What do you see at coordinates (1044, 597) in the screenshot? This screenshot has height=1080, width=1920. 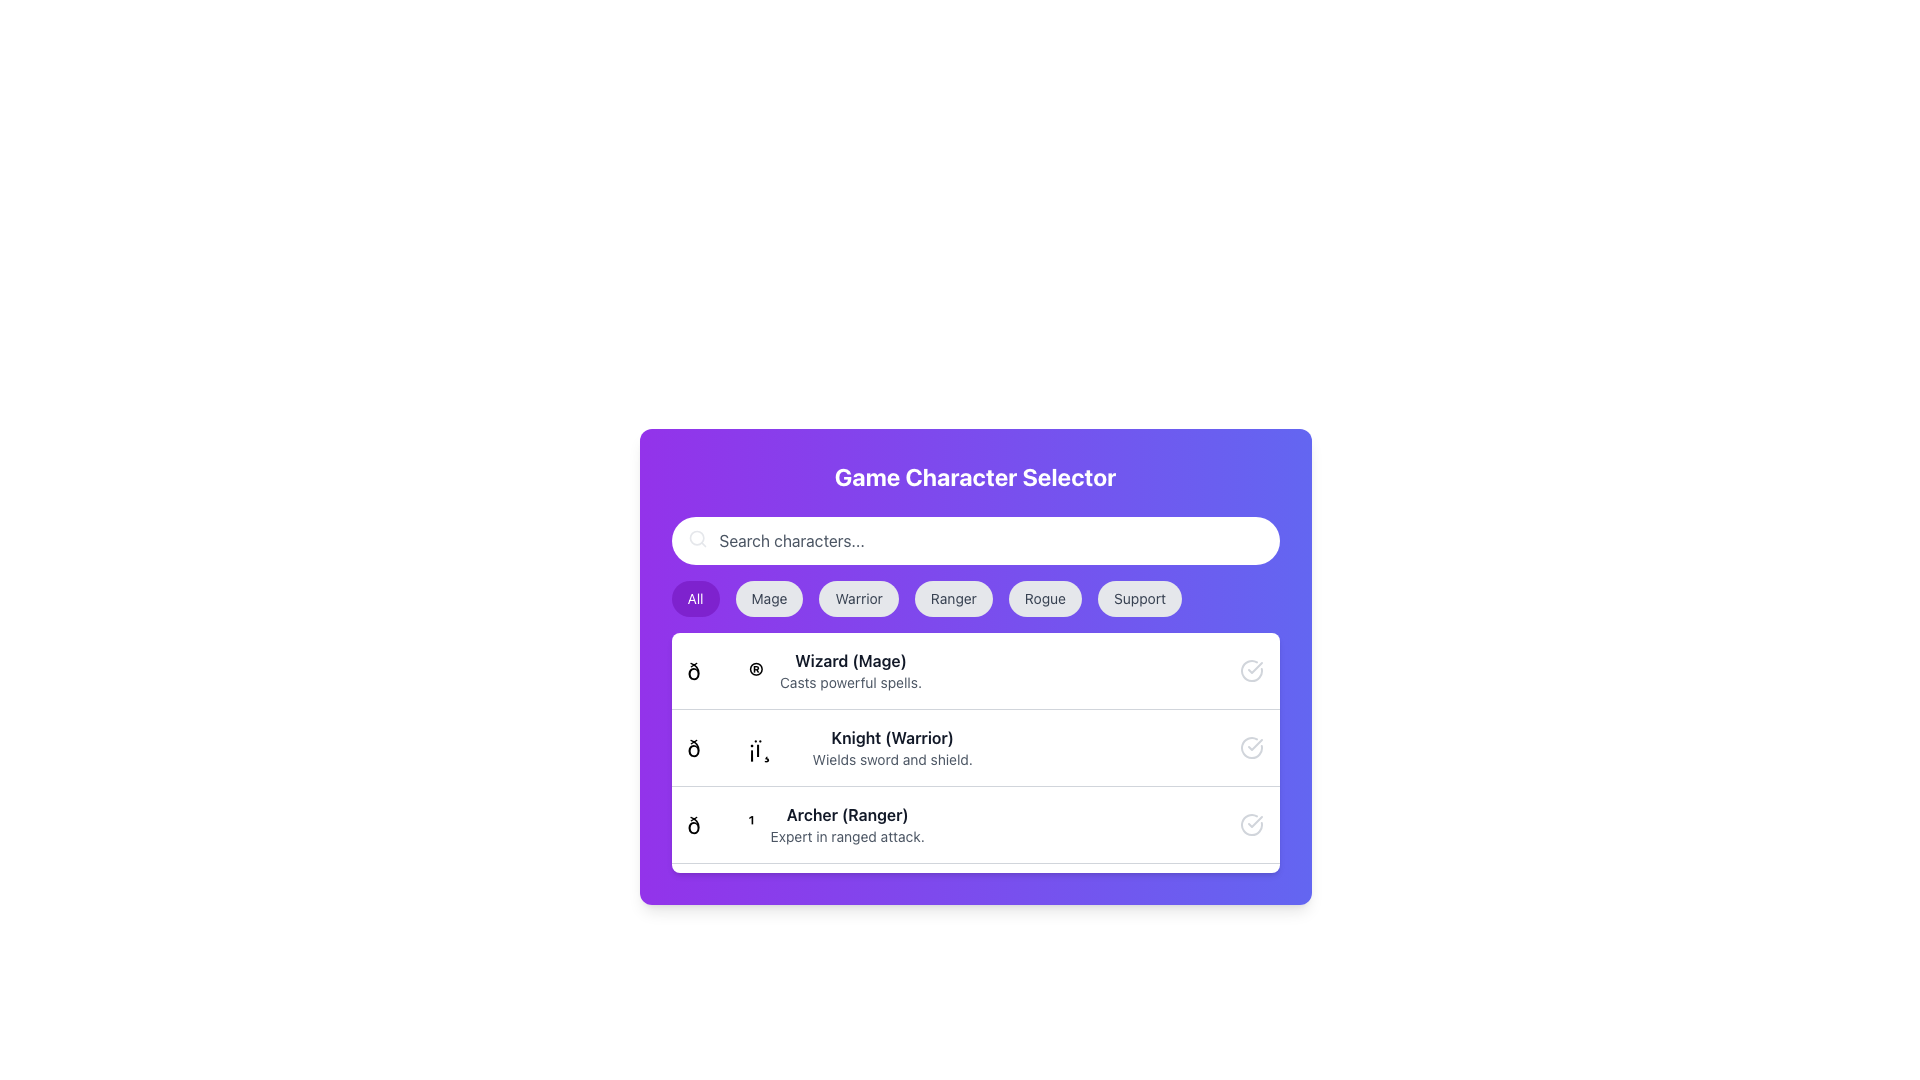 I see `the 'Rogue' filter button in the horizontal navigation bar` at bounding box center [1044, 597].